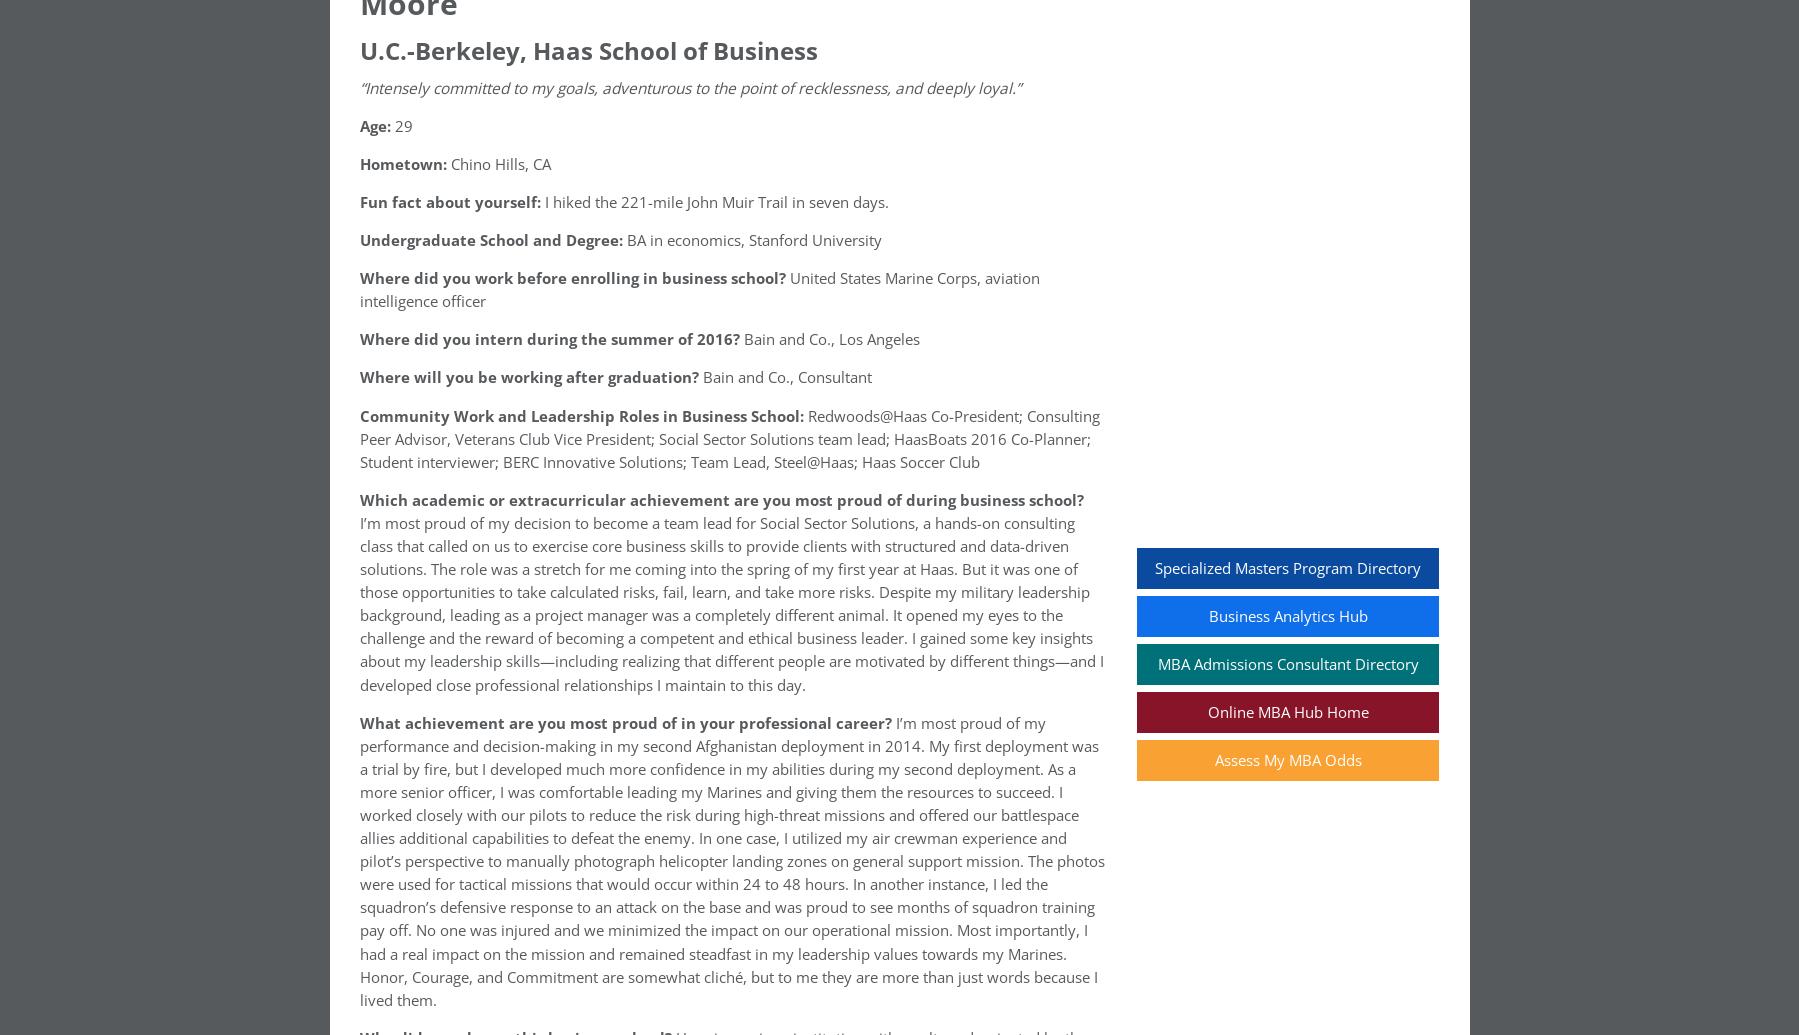 This screenshot has width=1799, height=1035. I want to click on 'or leave a comment below.', so click(627, 333).